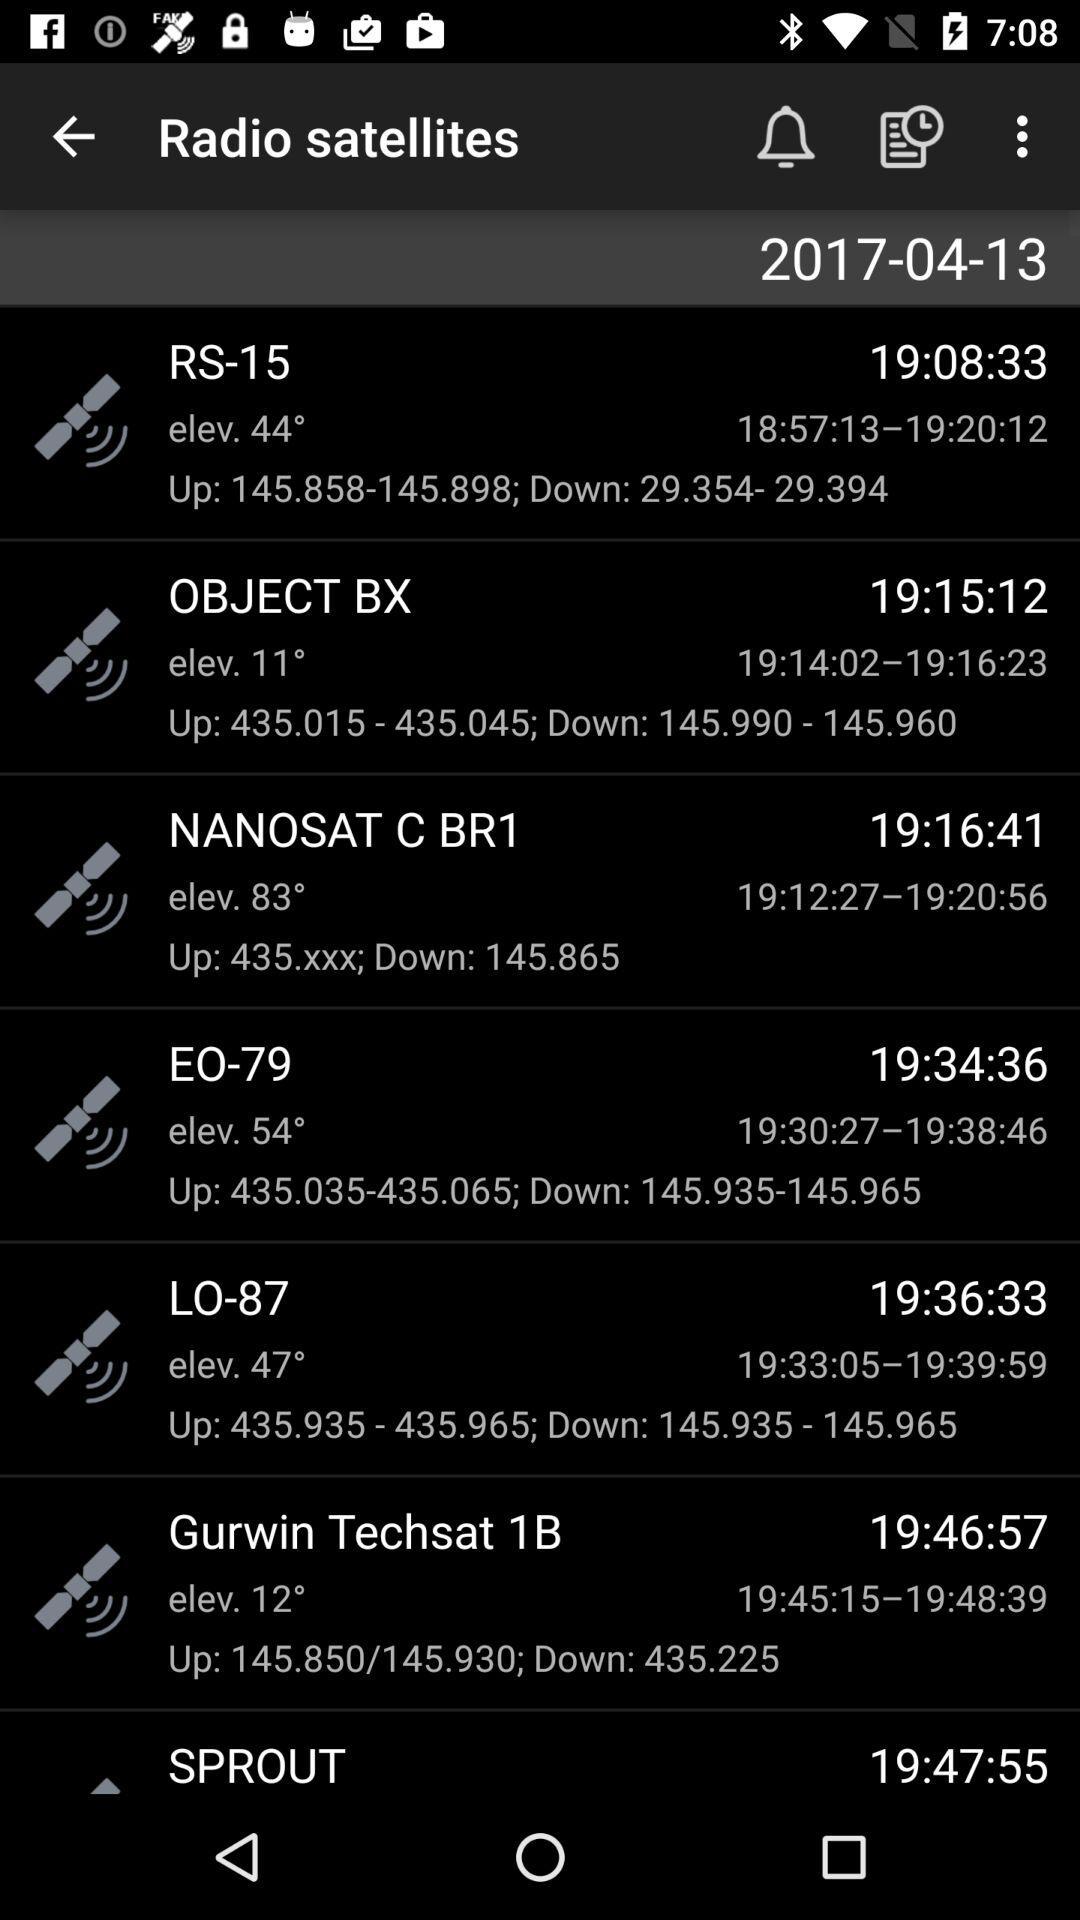  What do you see at coordinates (72, 135) in the screenshot?
I see `the icon to the left of the radio satellites` at bounding box center [72, 135].